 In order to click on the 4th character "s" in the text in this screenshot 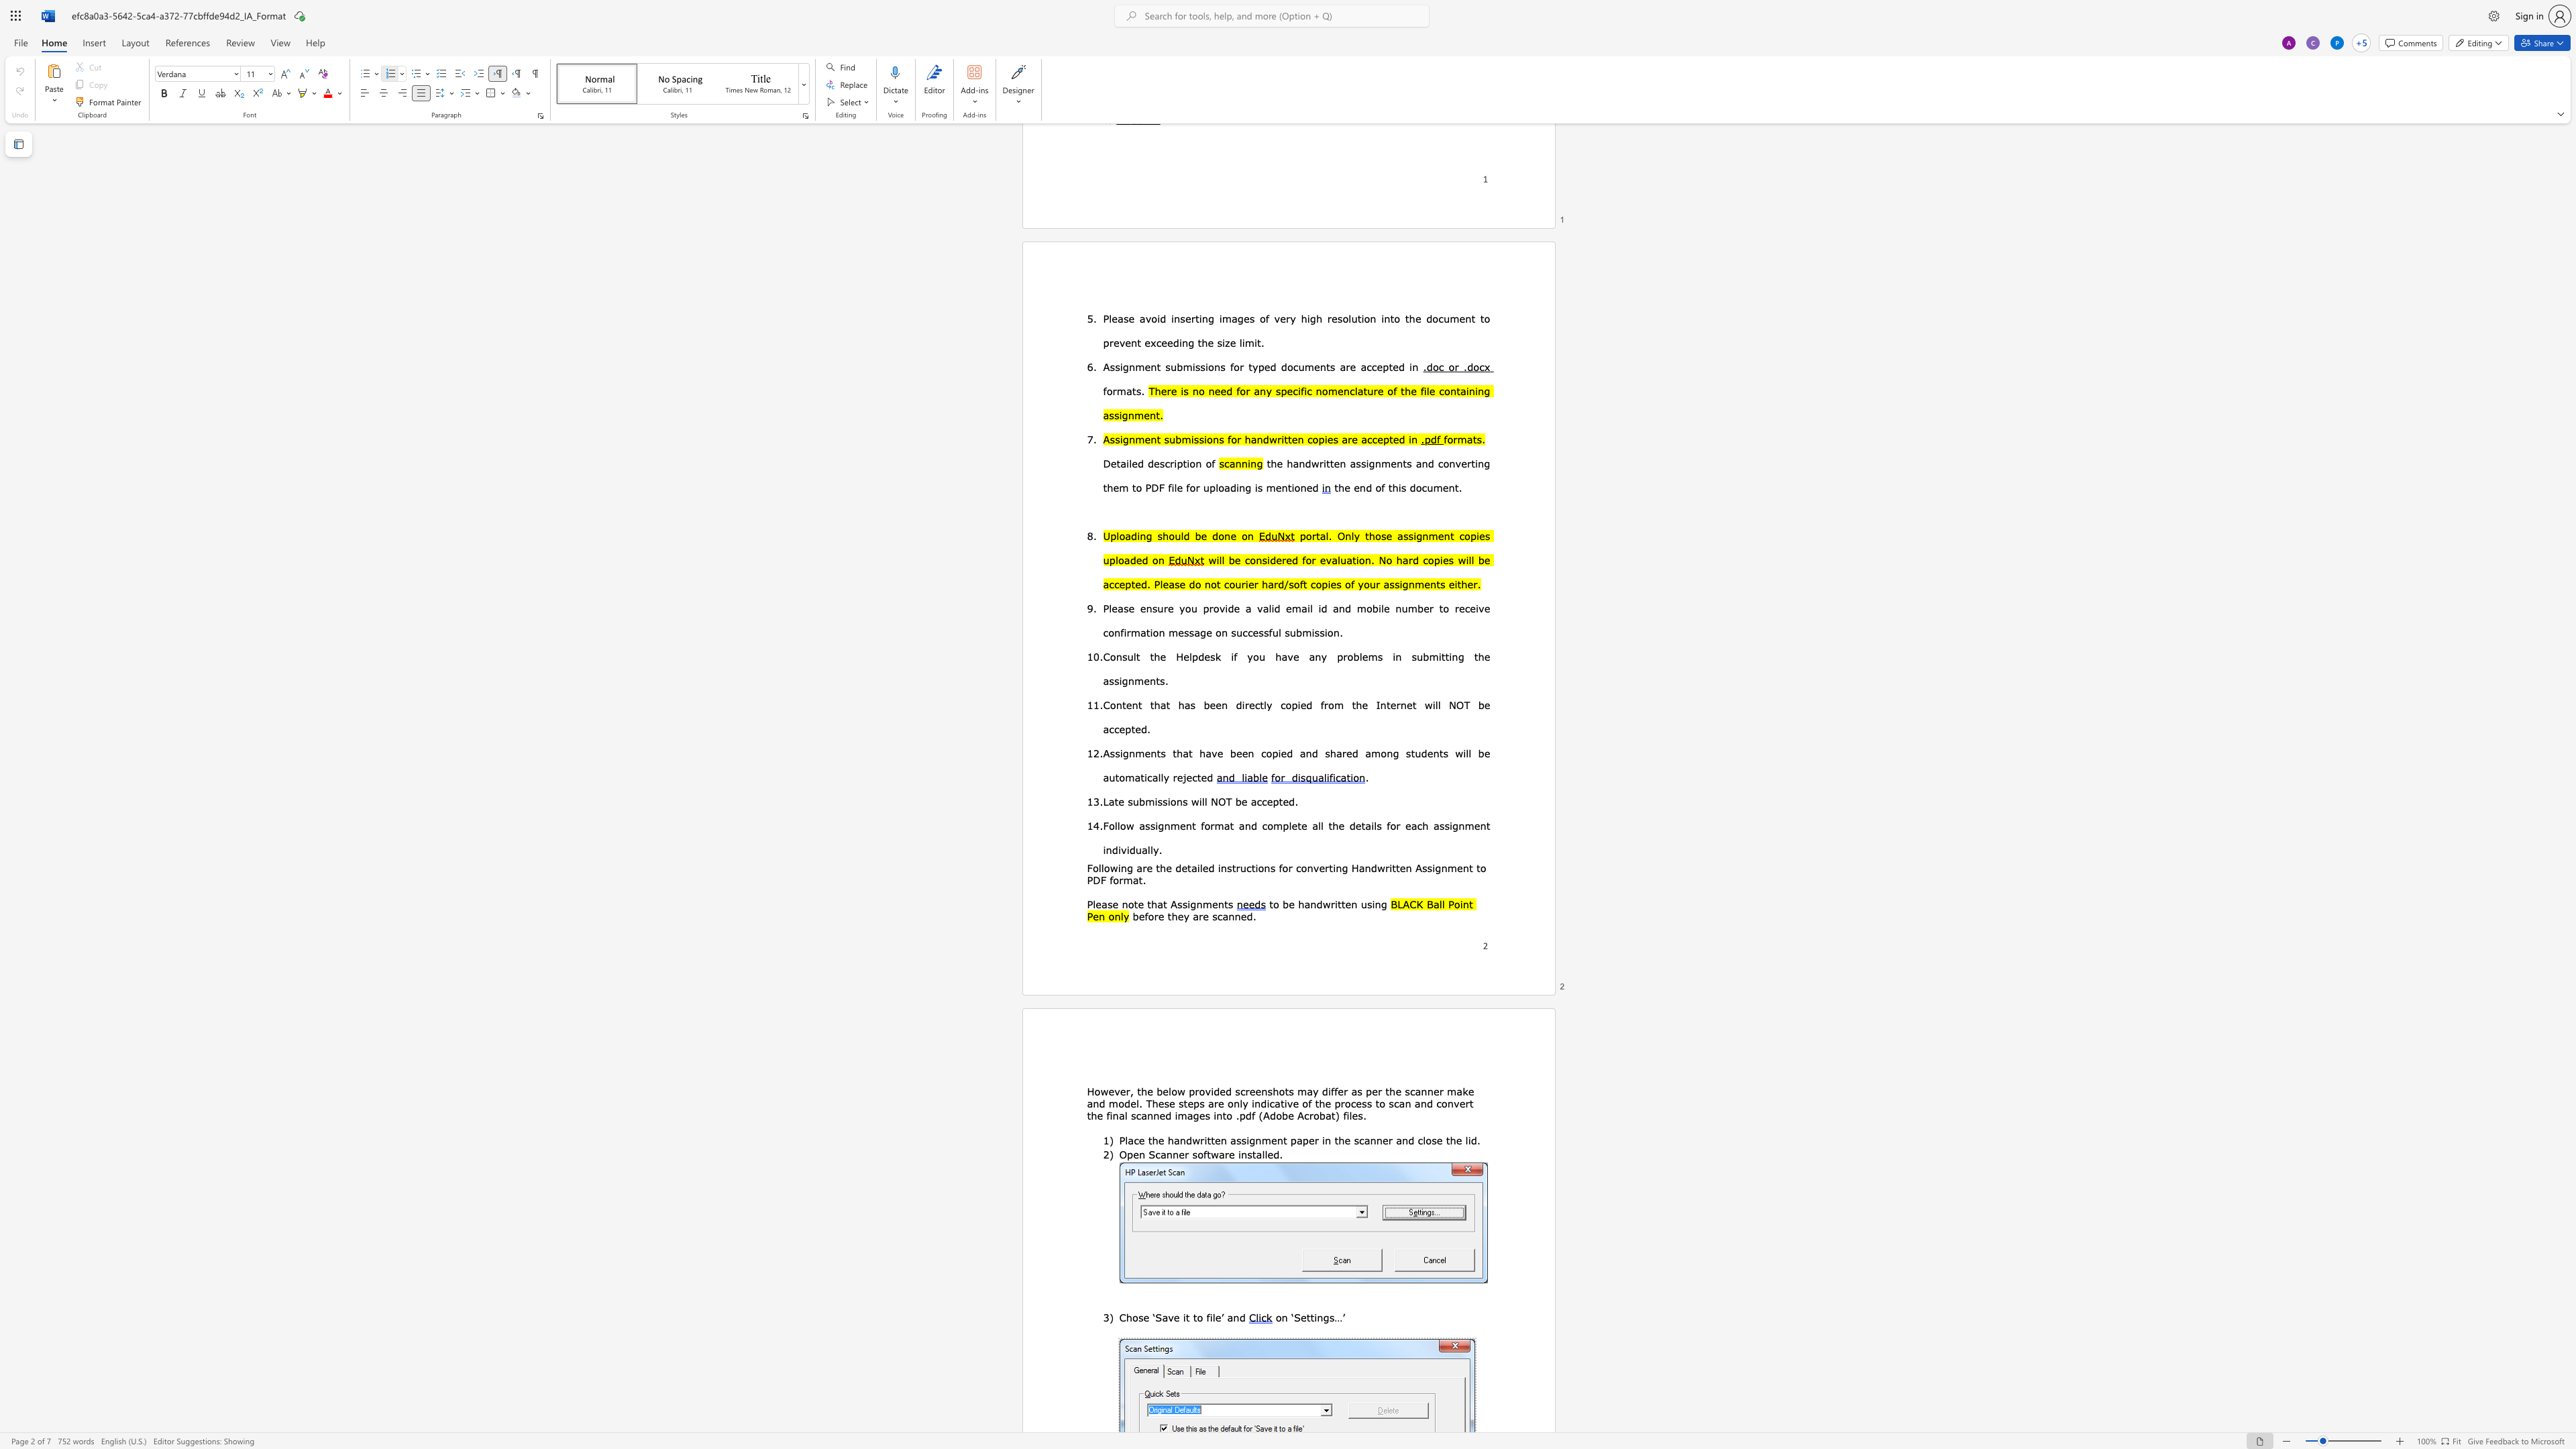, I will do `click(1184, 801)`.